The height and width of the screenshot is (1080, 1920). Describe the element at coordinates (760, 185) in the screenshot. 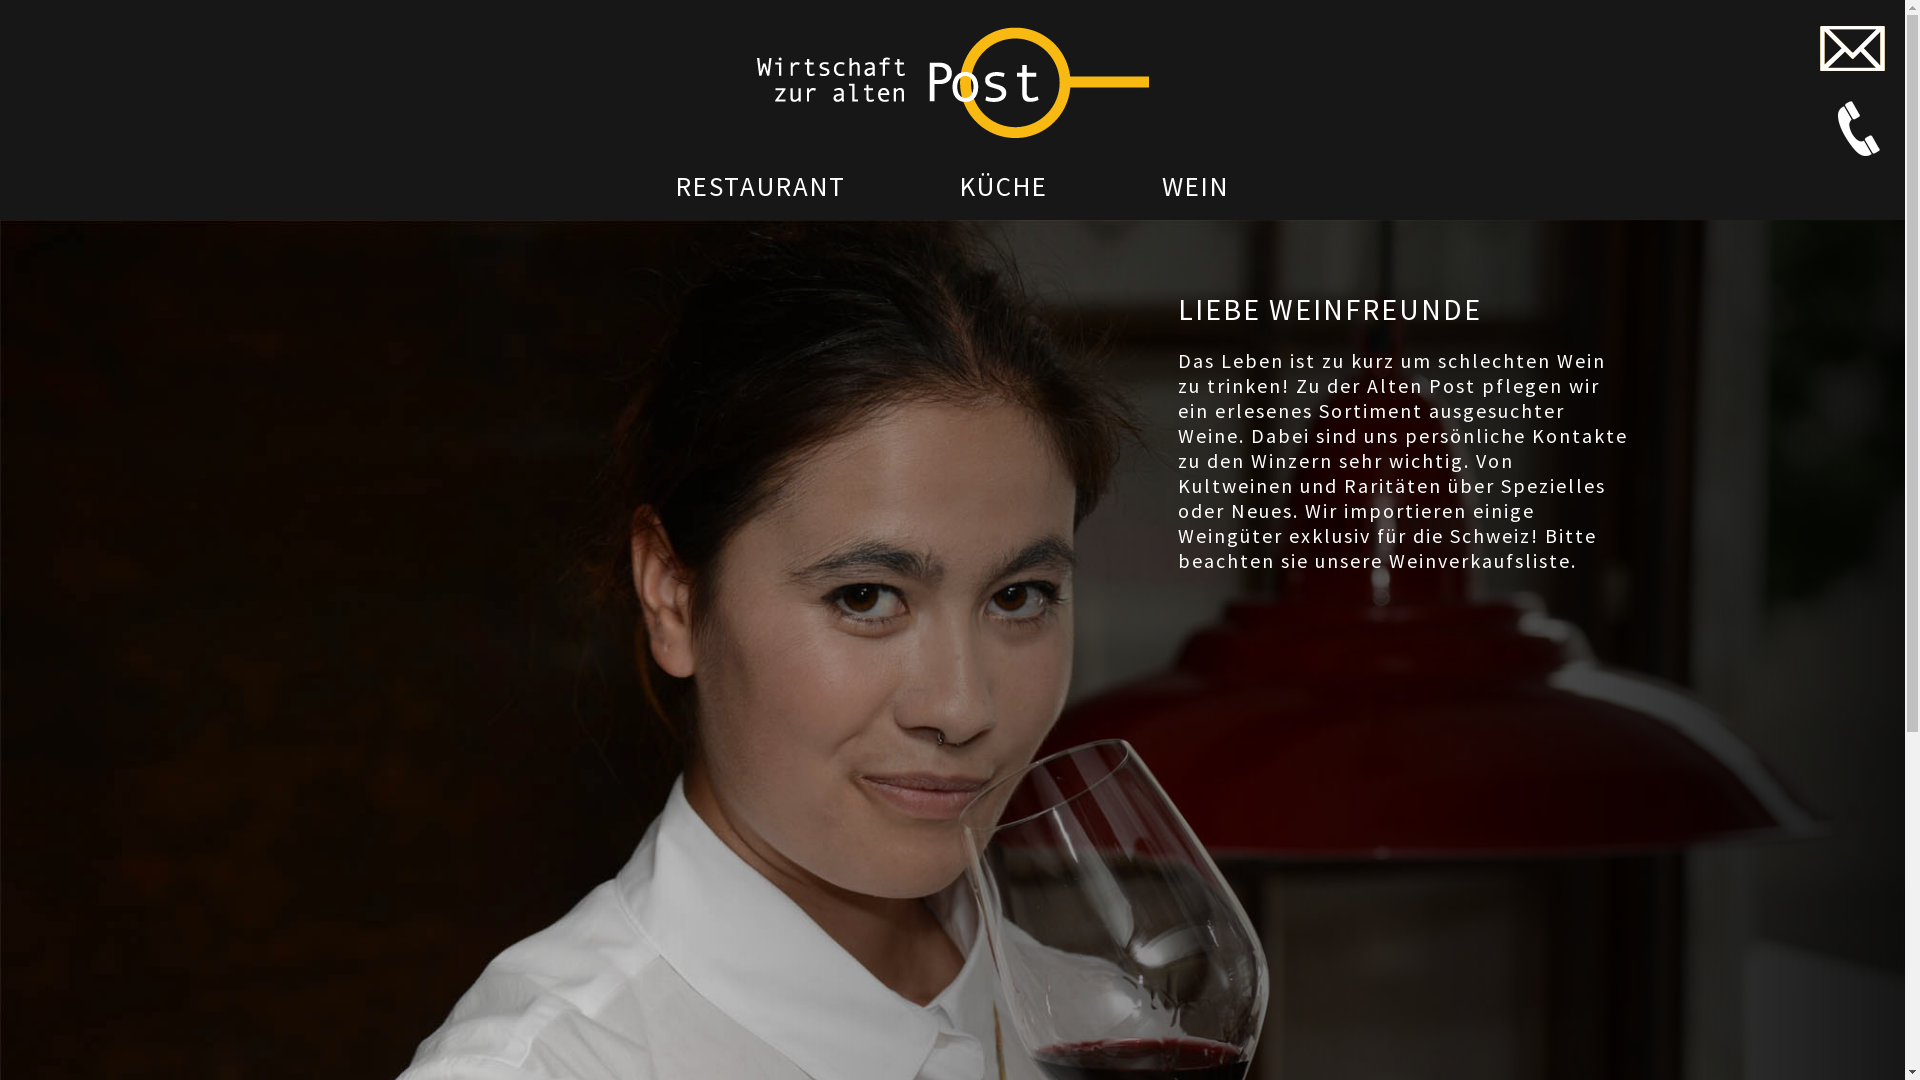

I see `'RESTAURANT'` at that location.